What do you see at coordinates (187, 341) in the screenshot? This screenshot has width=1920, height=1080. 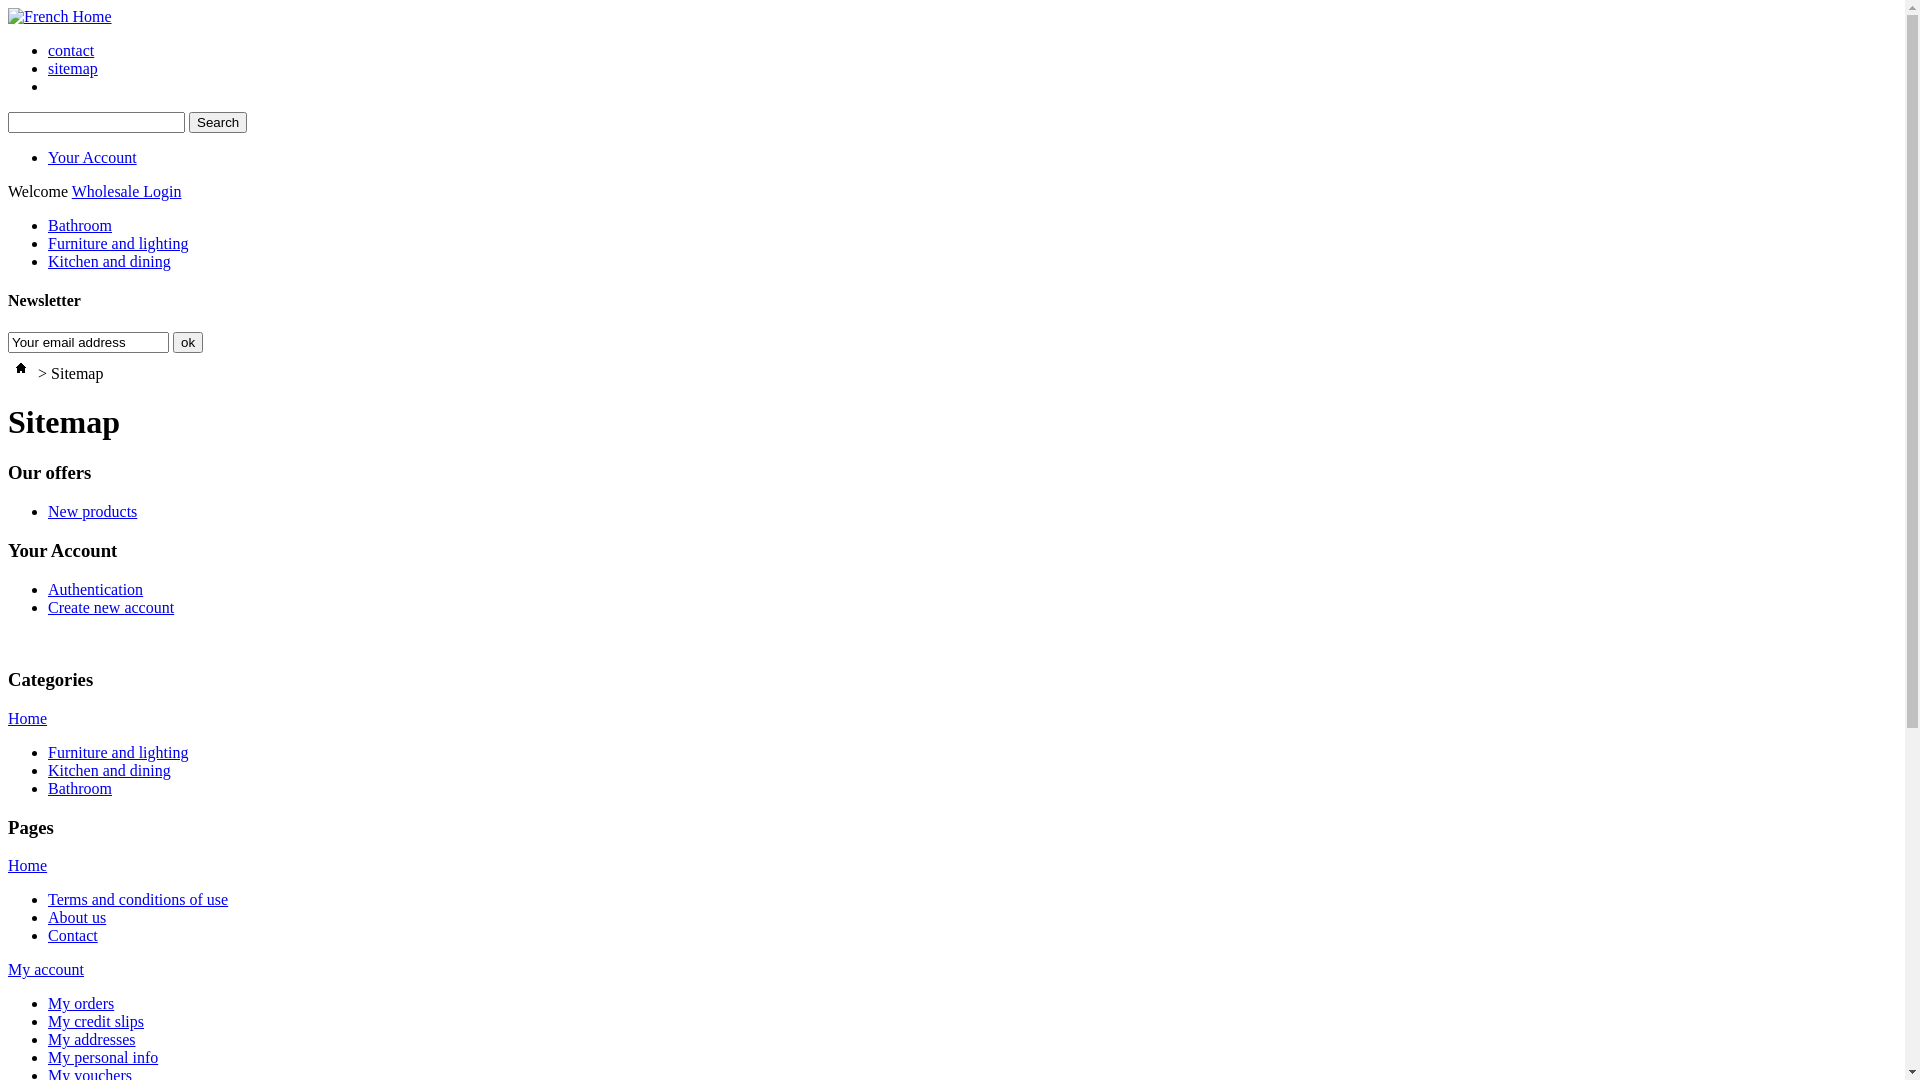 I see `'ok'` at bounding box center [187, 341].